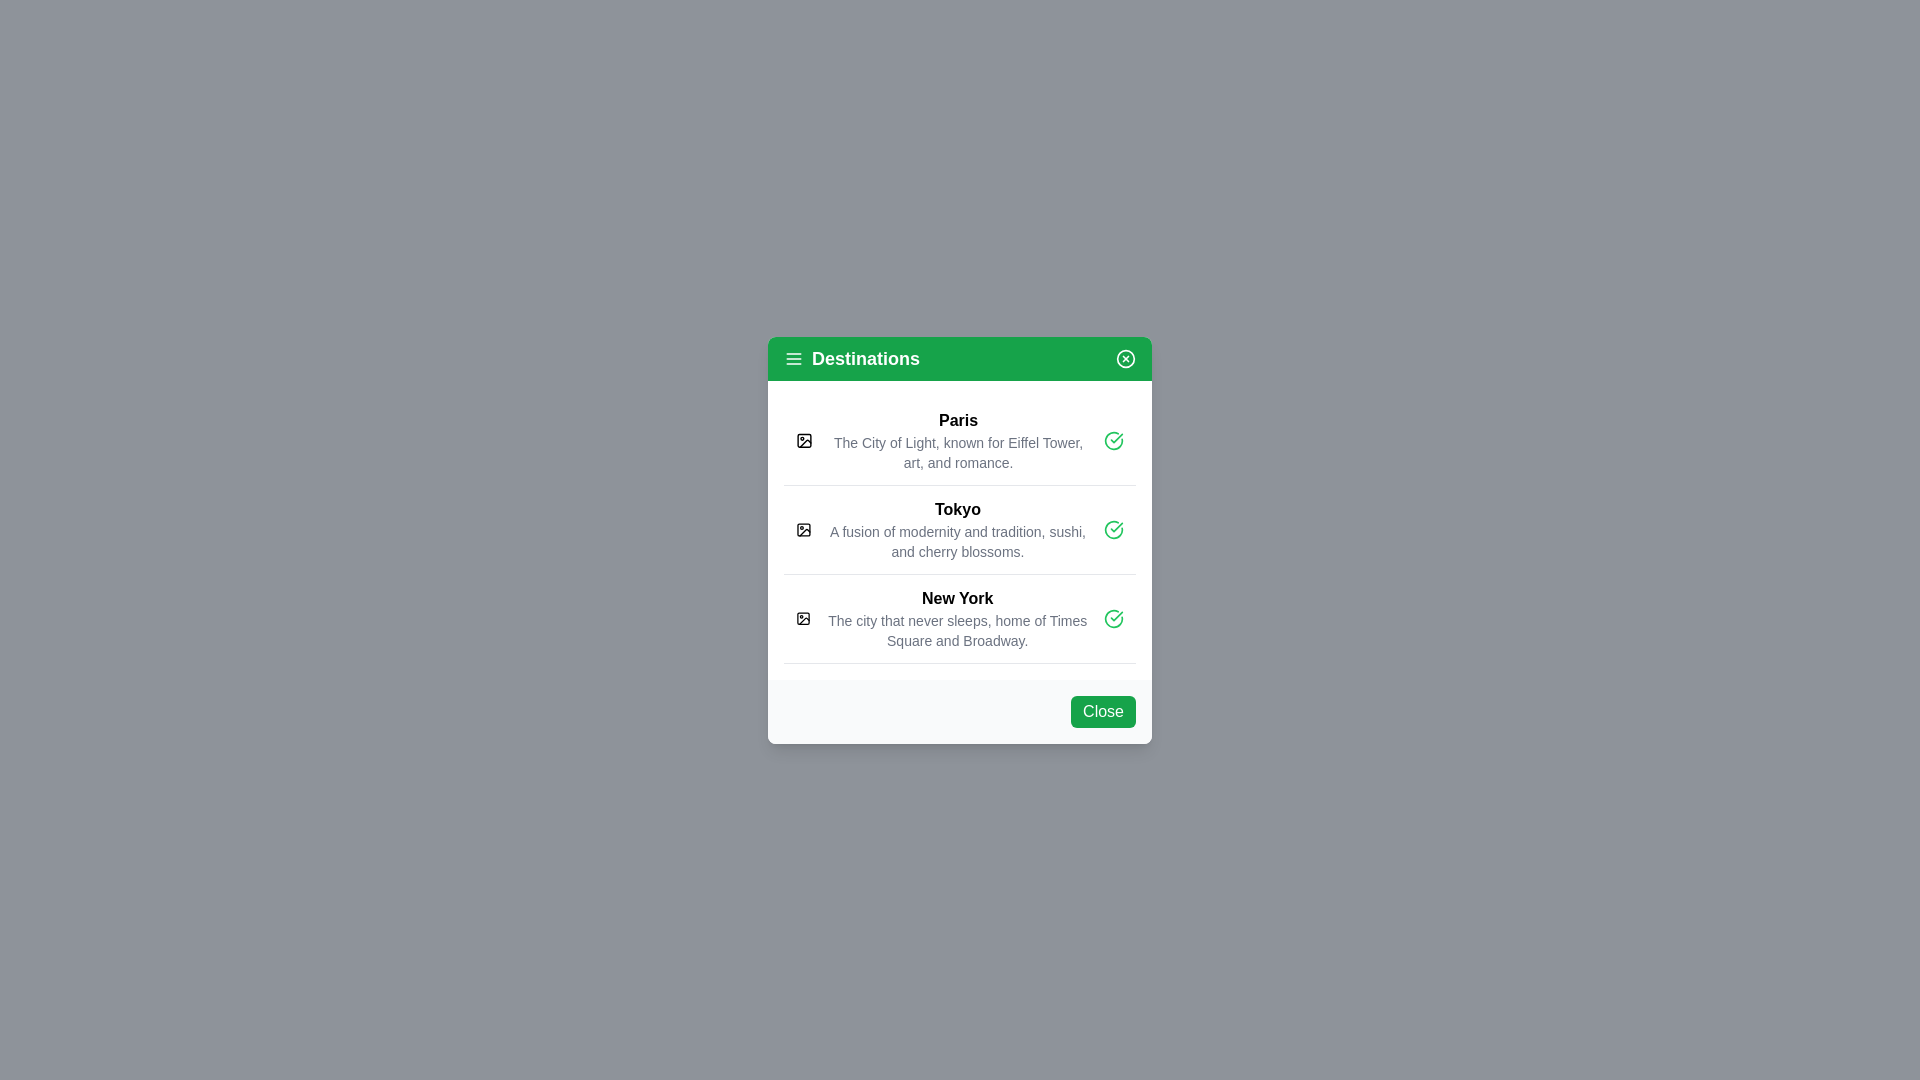 Image resolution: width=1920 pixels, height=1080 pixels. Describe the element at coordinates (1126, 357) in the screenshot. I see `the close or cancel button represented by the circular boundary in the top-right corner of the green bar` at that location.